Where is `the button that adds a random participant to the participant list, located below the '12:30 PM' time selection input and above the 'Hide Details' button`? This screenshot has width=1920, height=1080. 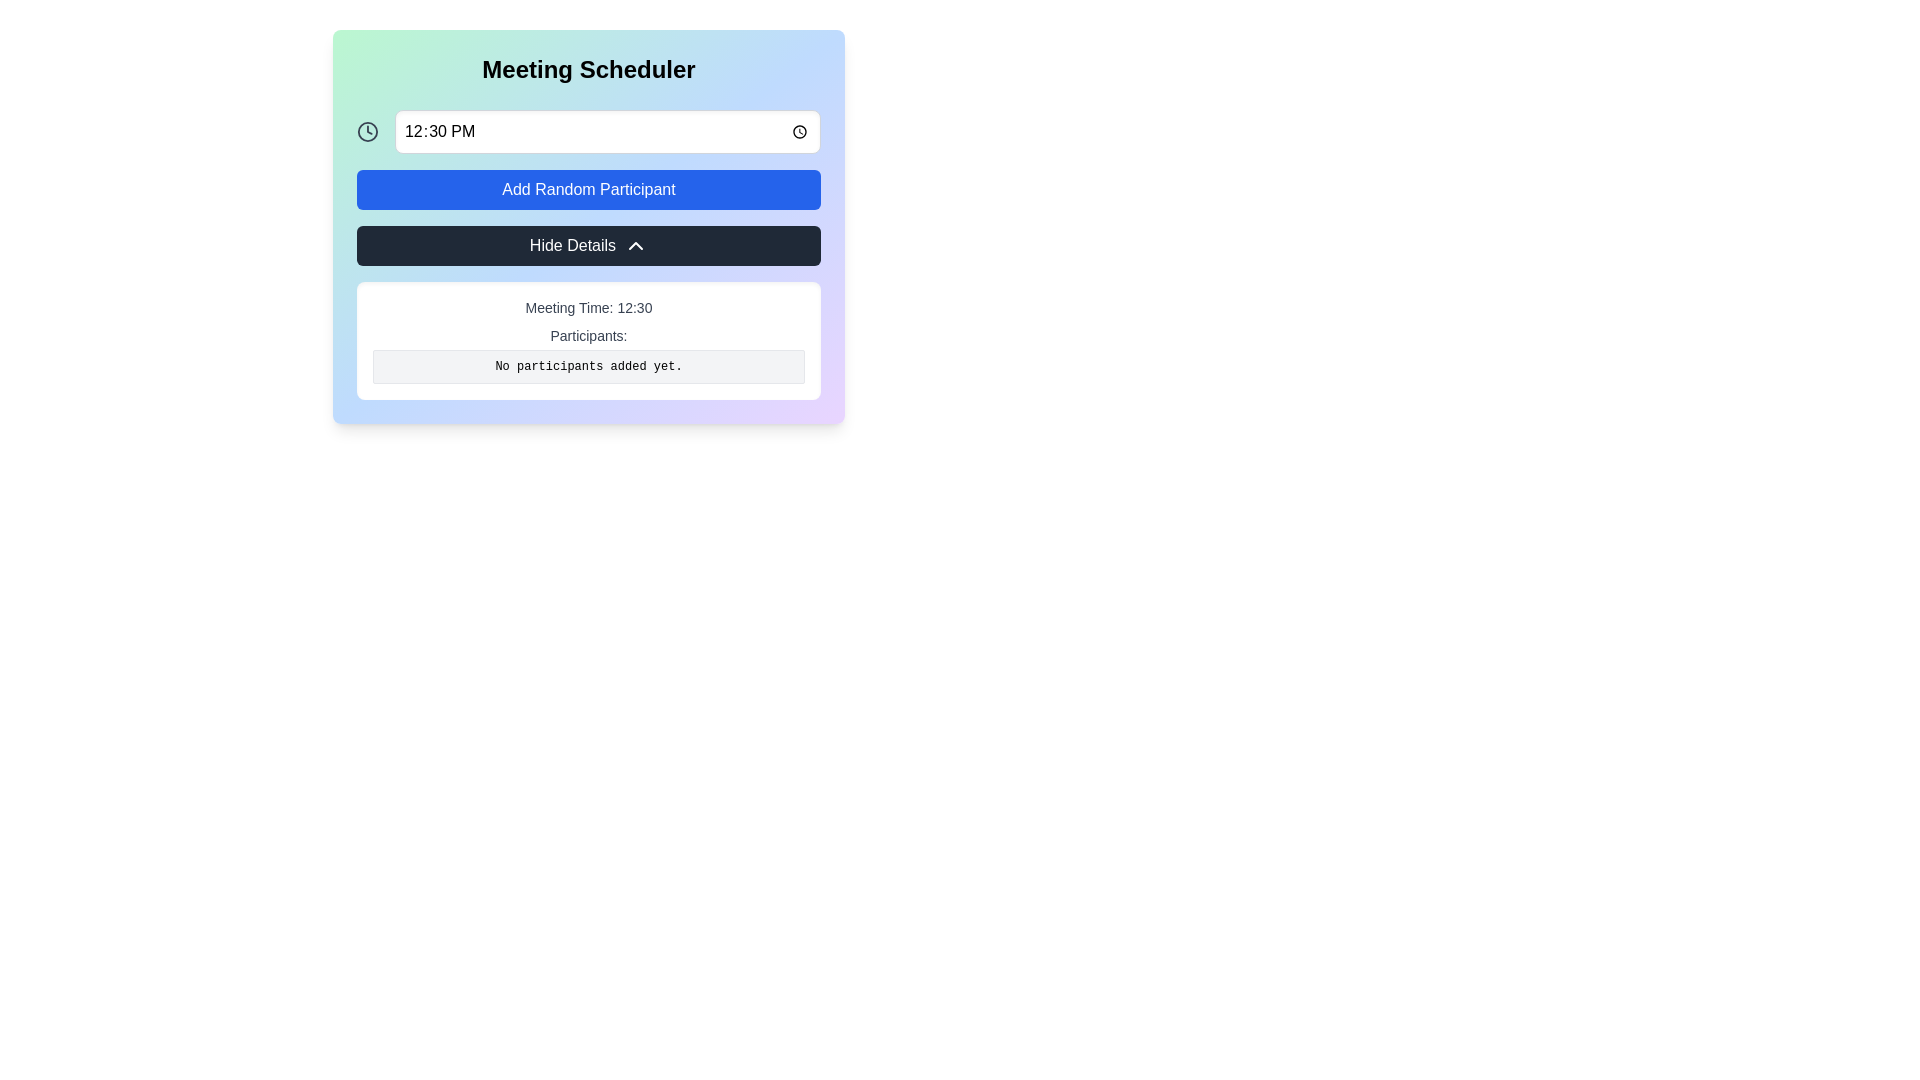
the button that adds a random participant to the participant list, located below the '12:30 PM' time selection input and above the 'Hide Details' button is located at coordinates (588, 189).